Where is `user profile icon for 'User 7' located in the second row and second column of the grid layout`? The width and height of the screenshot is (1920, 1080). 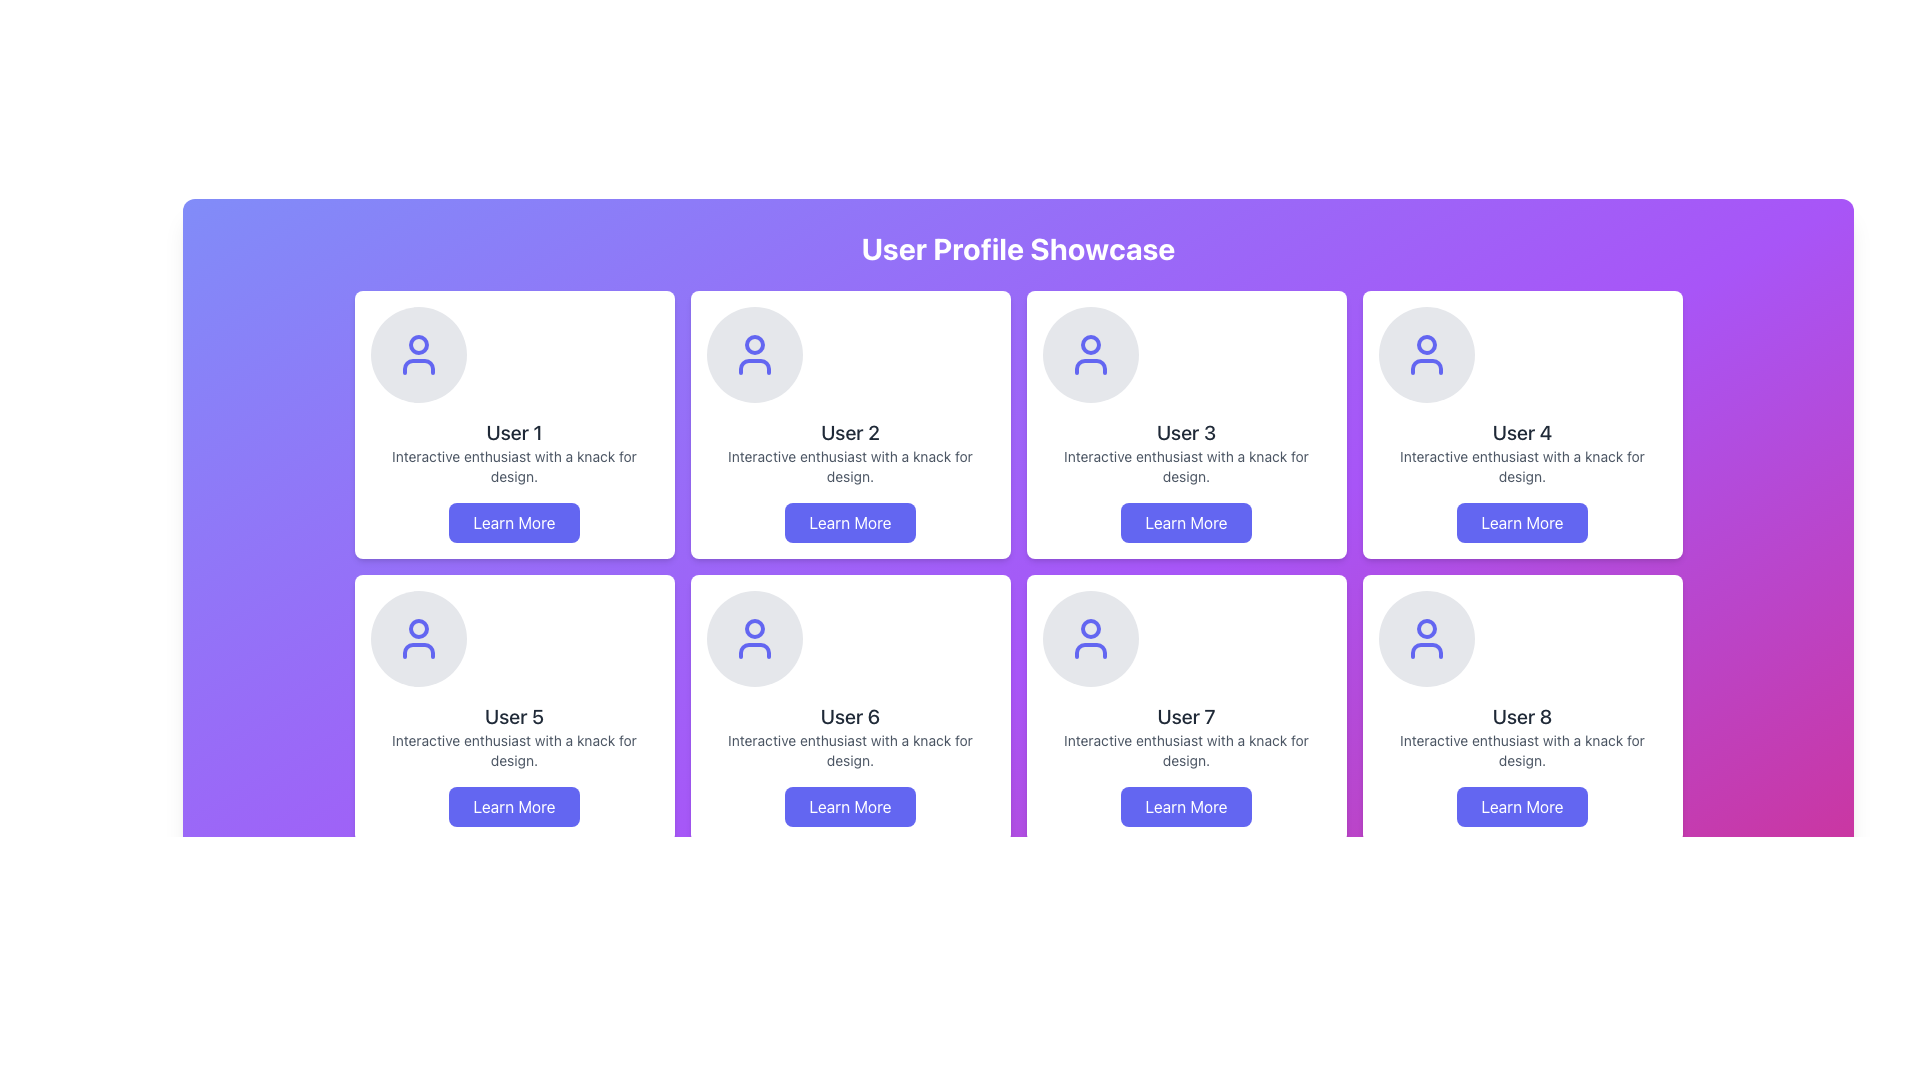
user profile icon for 'User 7' located in the second row and second column of the grid layout is located at coordinates (1089, 639).